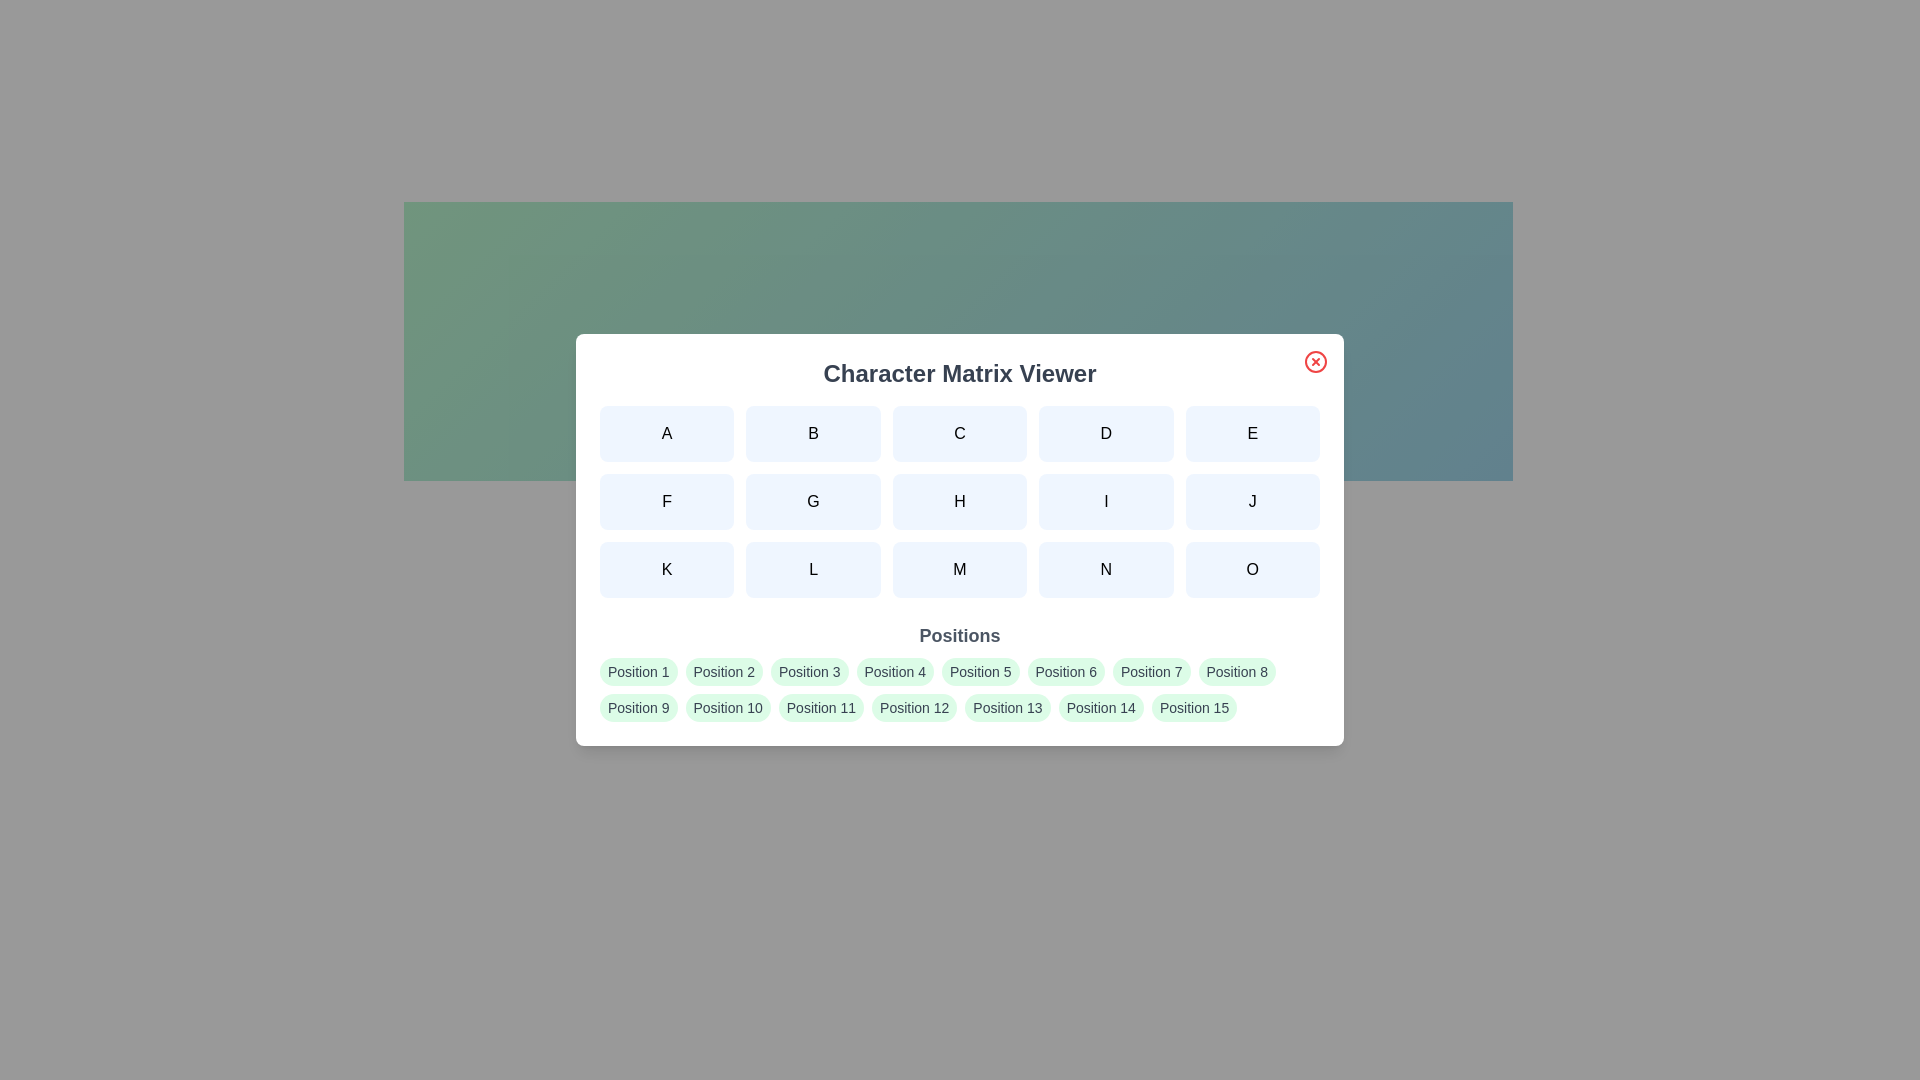 This screenshot has height=1080, width=1920. What do you see at coordinates (960, 500) in the screenshot?
I see `the character button labeled H` at bounding box center [960, 500].